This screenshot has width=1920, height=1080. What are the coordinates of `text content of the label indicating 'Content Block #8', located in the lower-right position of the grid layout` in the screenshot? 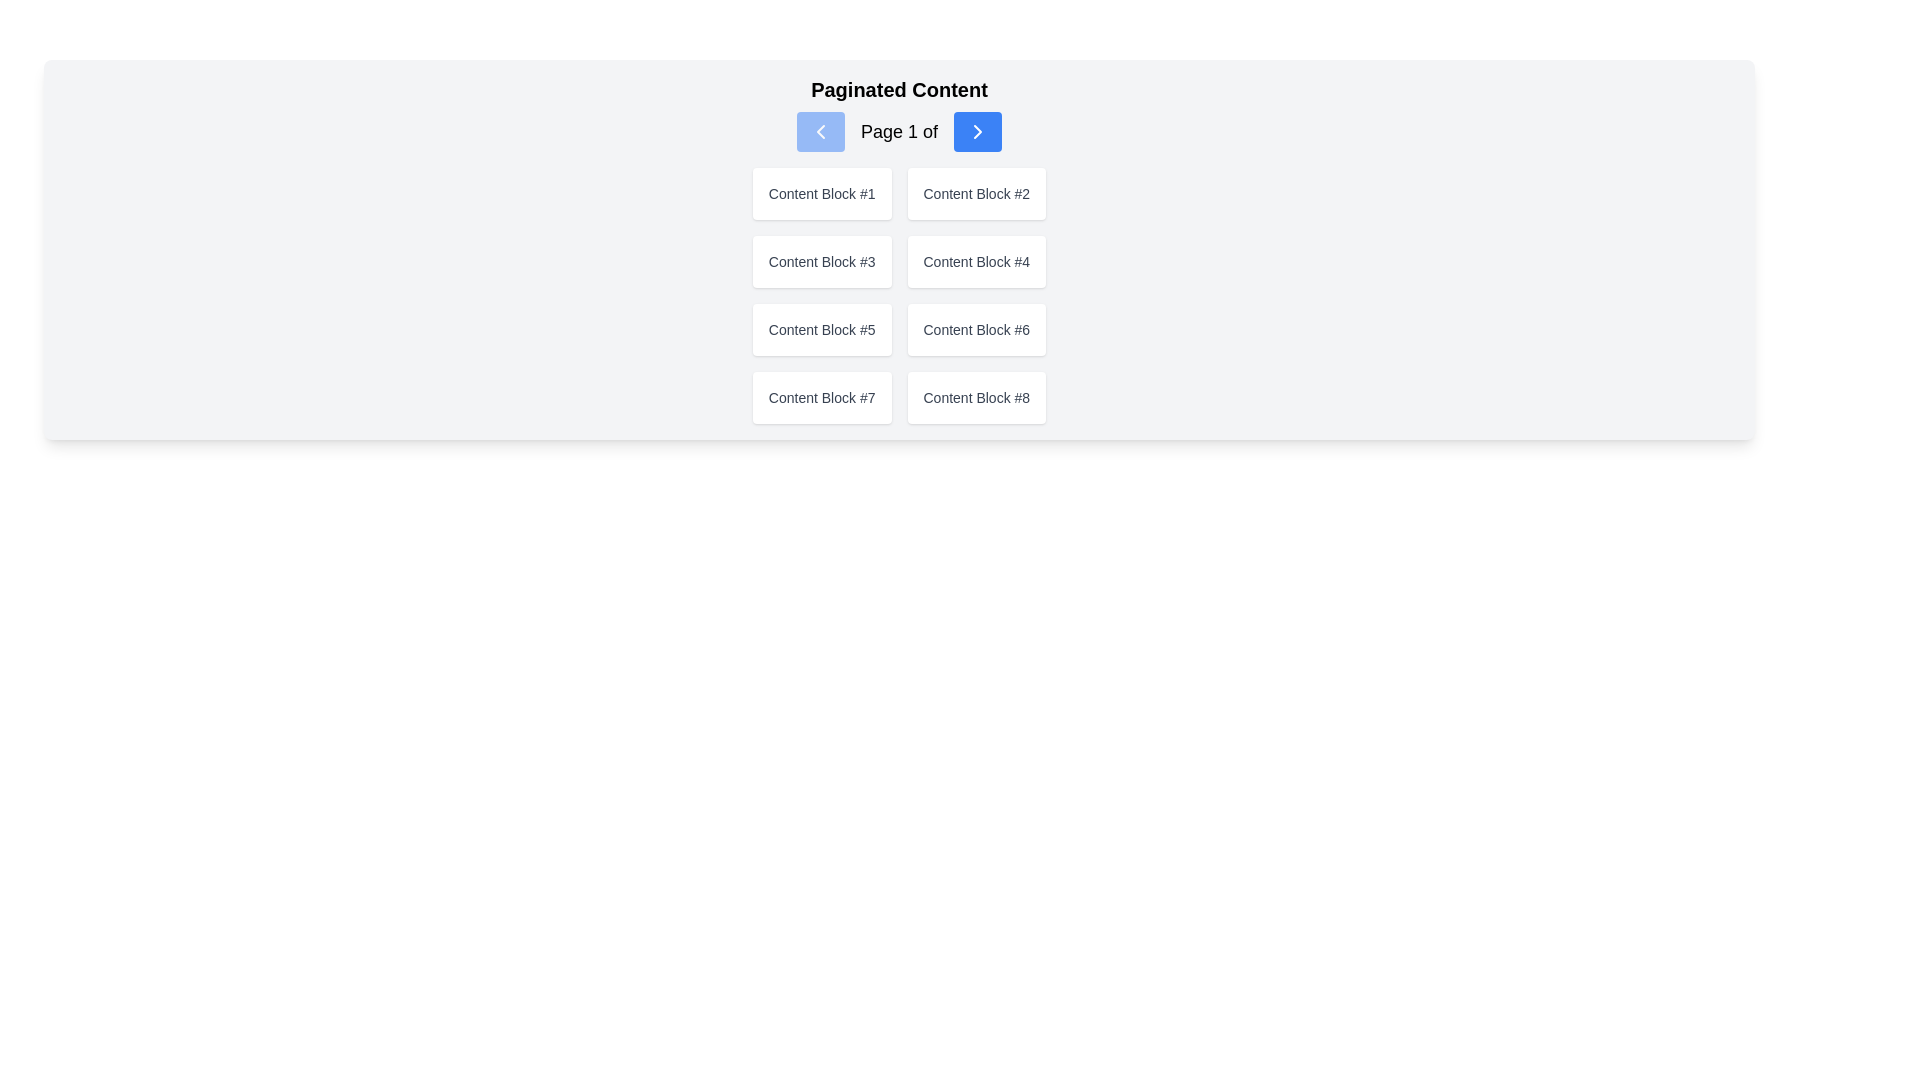 It's located at (976, 397).